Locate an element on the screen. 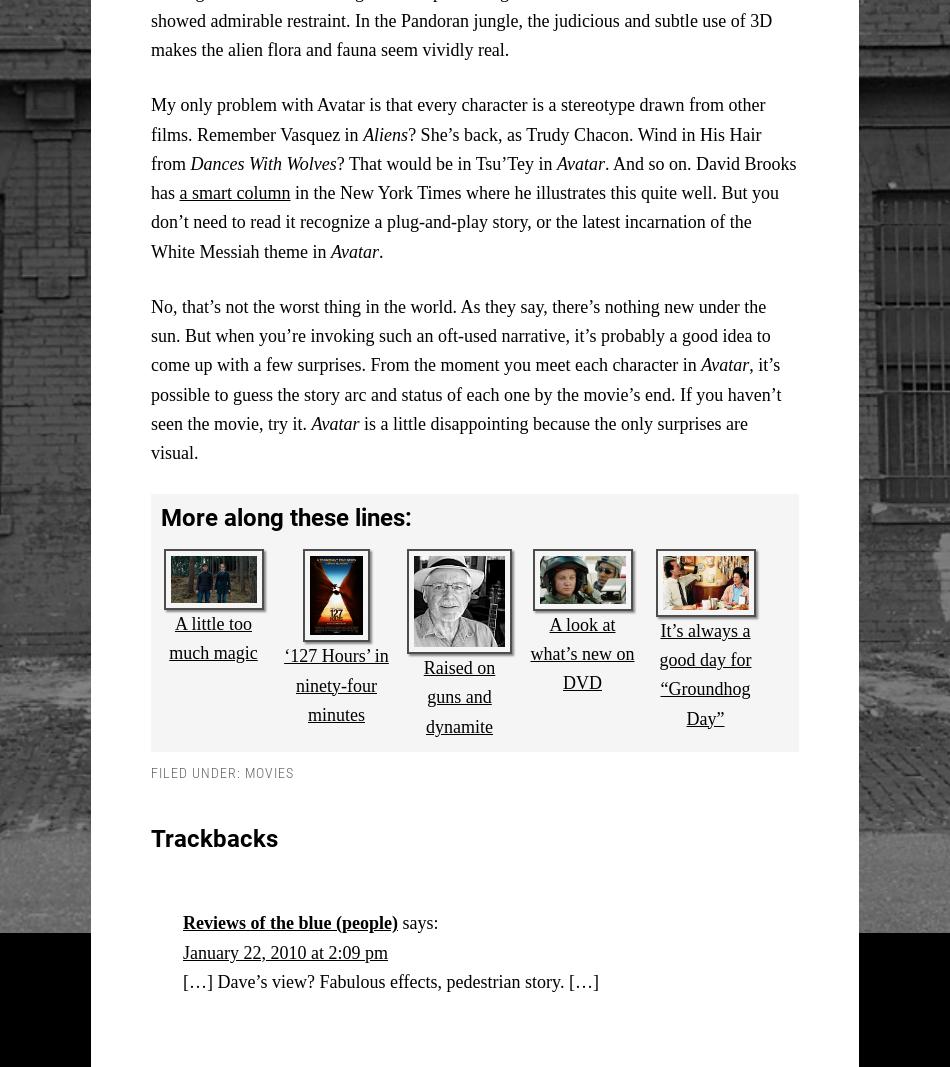  '[…] Dave’s view? Fabulous effects, pedestrian story. […]' is located at coordinates (182, 980).